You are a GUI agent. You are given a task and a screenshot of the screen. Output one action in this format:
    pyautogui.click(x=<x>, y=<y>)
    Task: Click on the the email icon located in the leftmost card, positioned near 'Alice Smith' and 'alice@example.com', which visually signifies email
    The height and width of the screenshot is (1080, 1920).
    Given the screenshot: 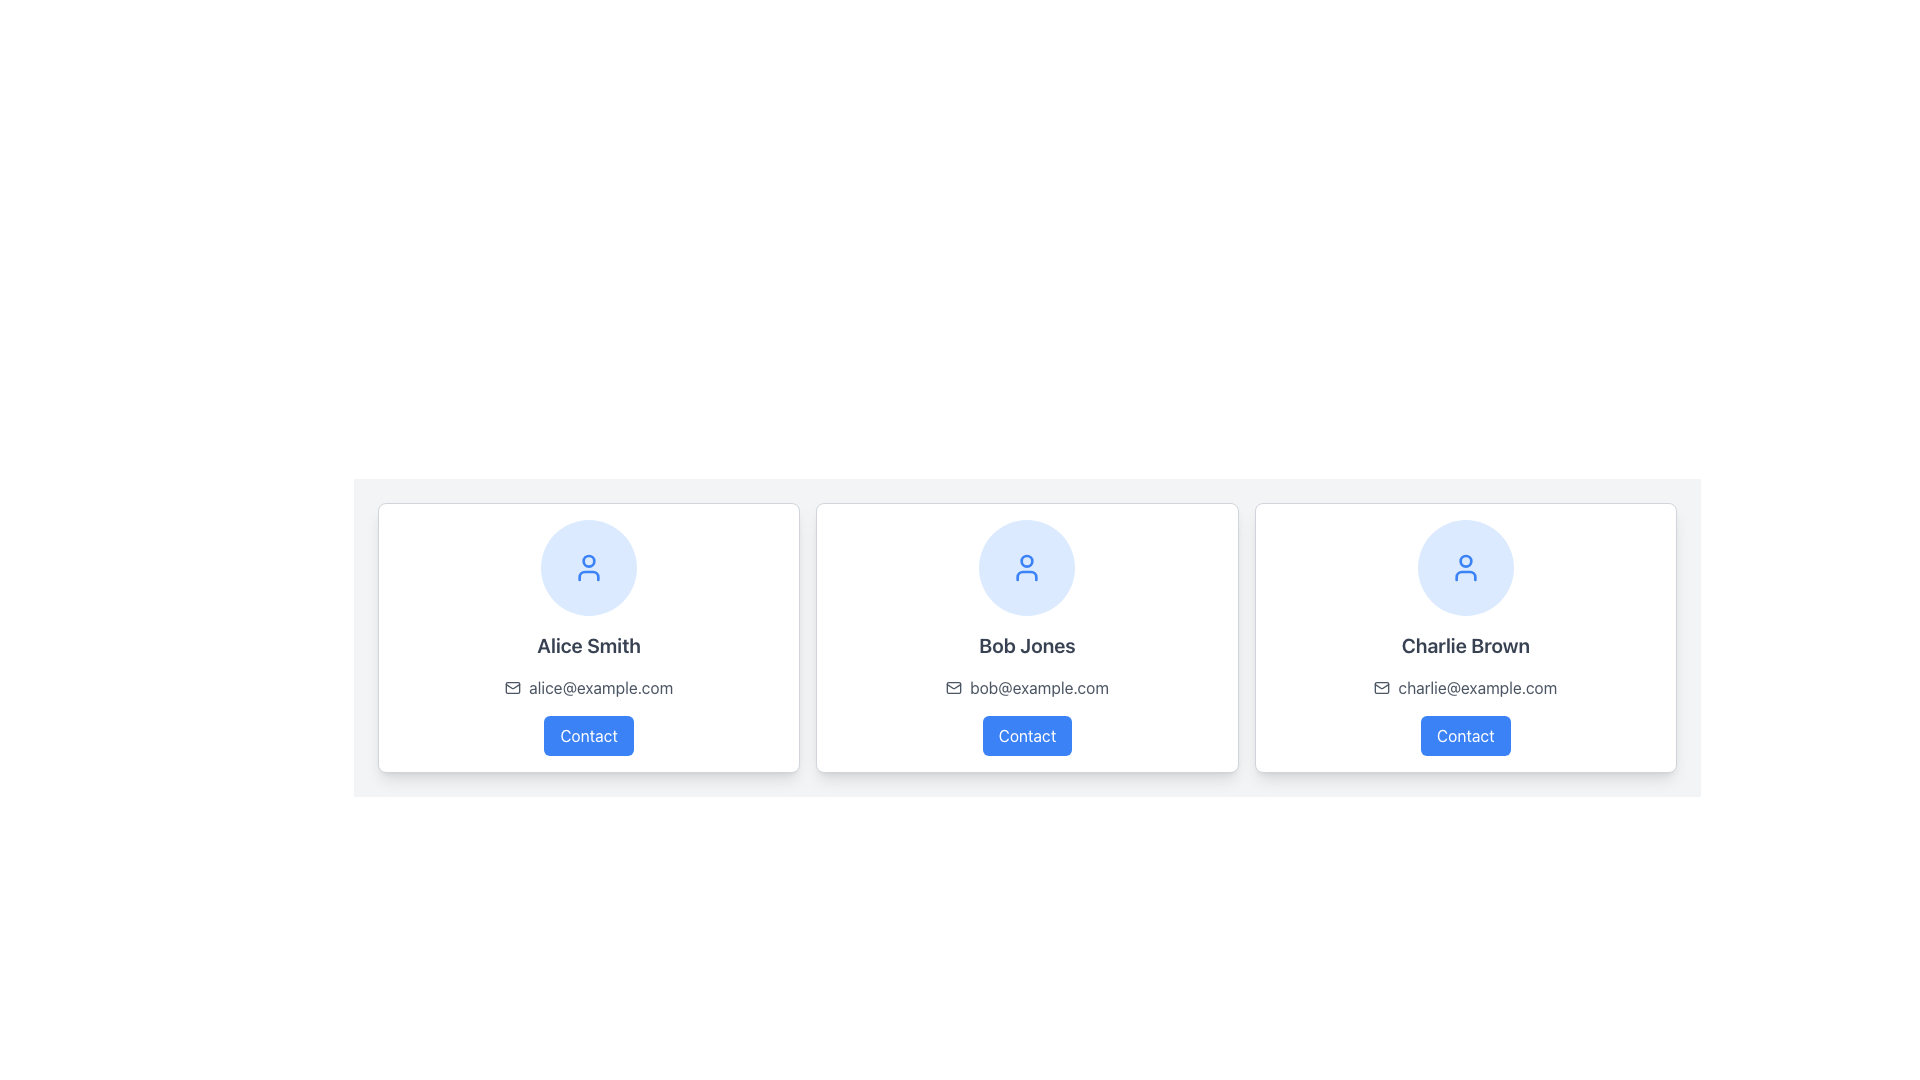 What is the action you would take?
    pyautogui.click(x=513, y=686)
    